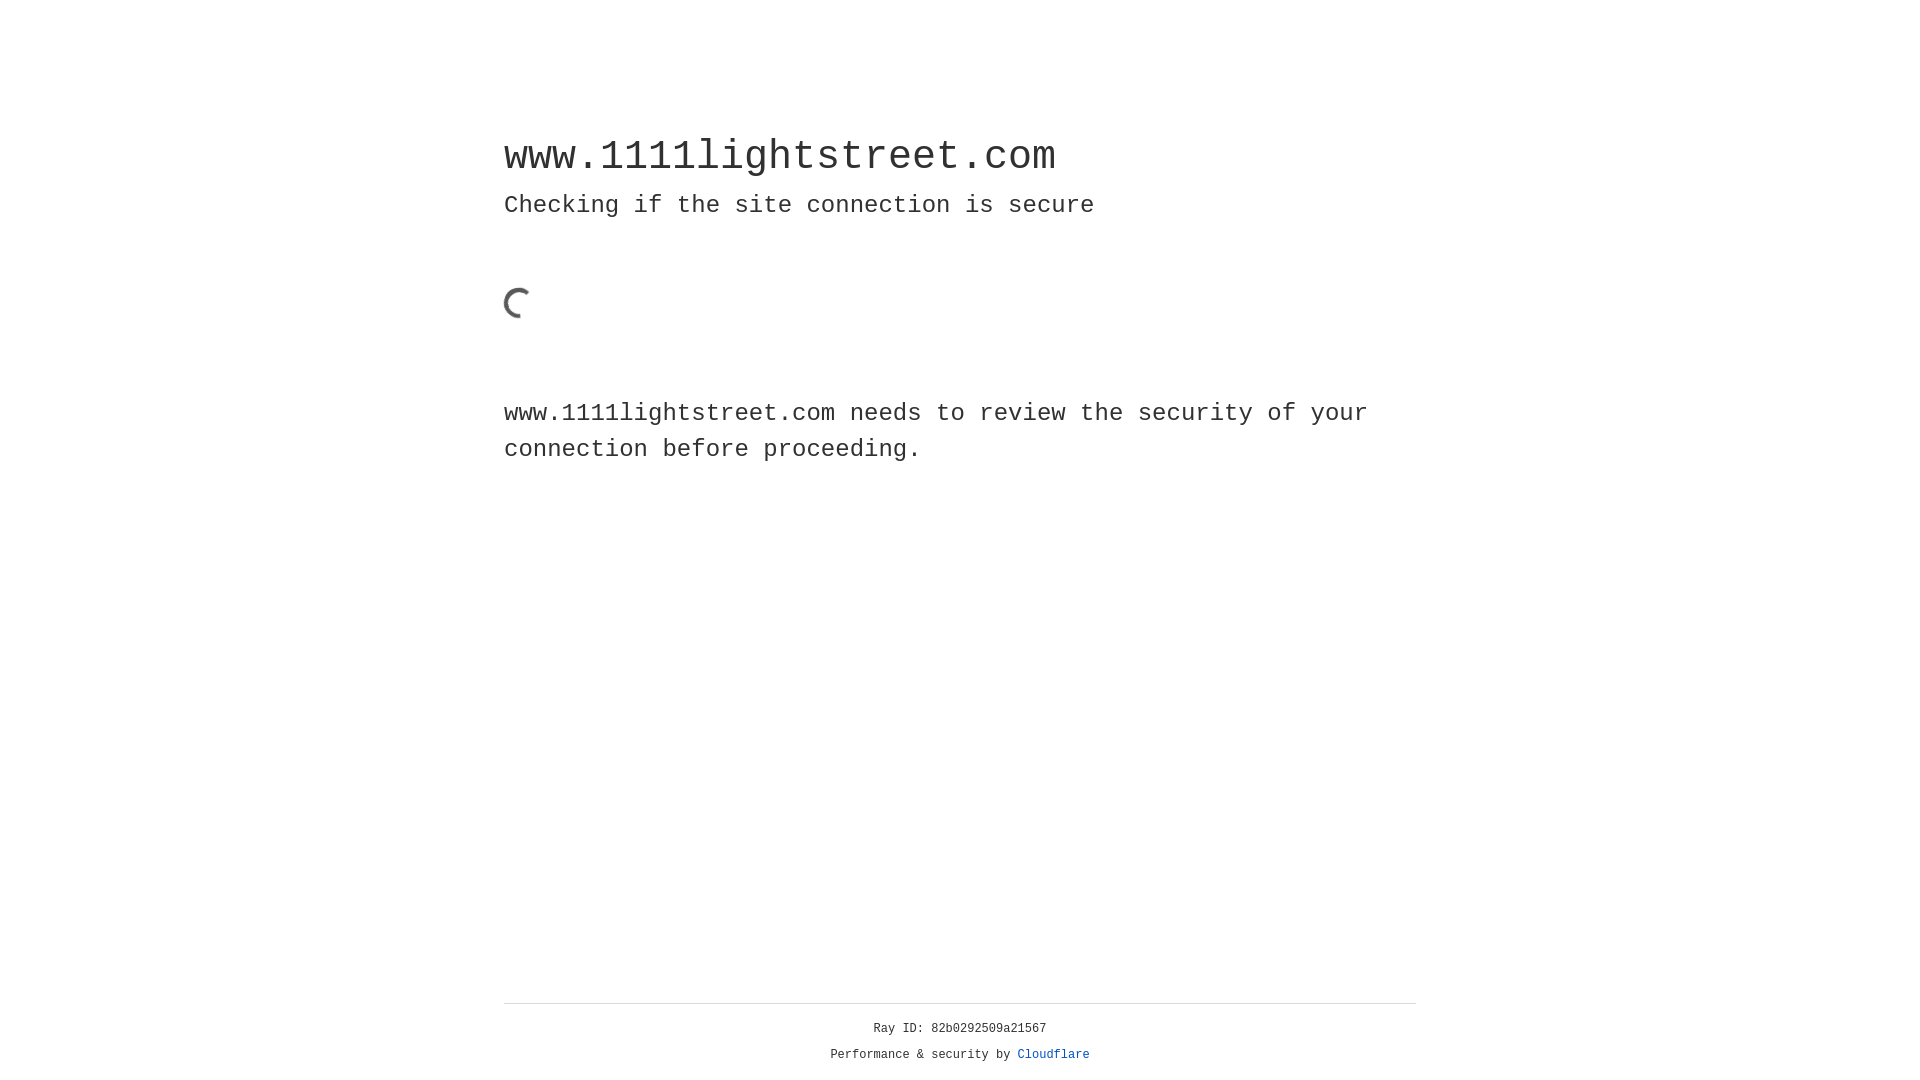 This screenshot has height=1080, width=1920. What do you see at coordinates (1053, 1054) in the screenshot?
I see `'Cloudflare'` at bounding box center [1053, 1054].